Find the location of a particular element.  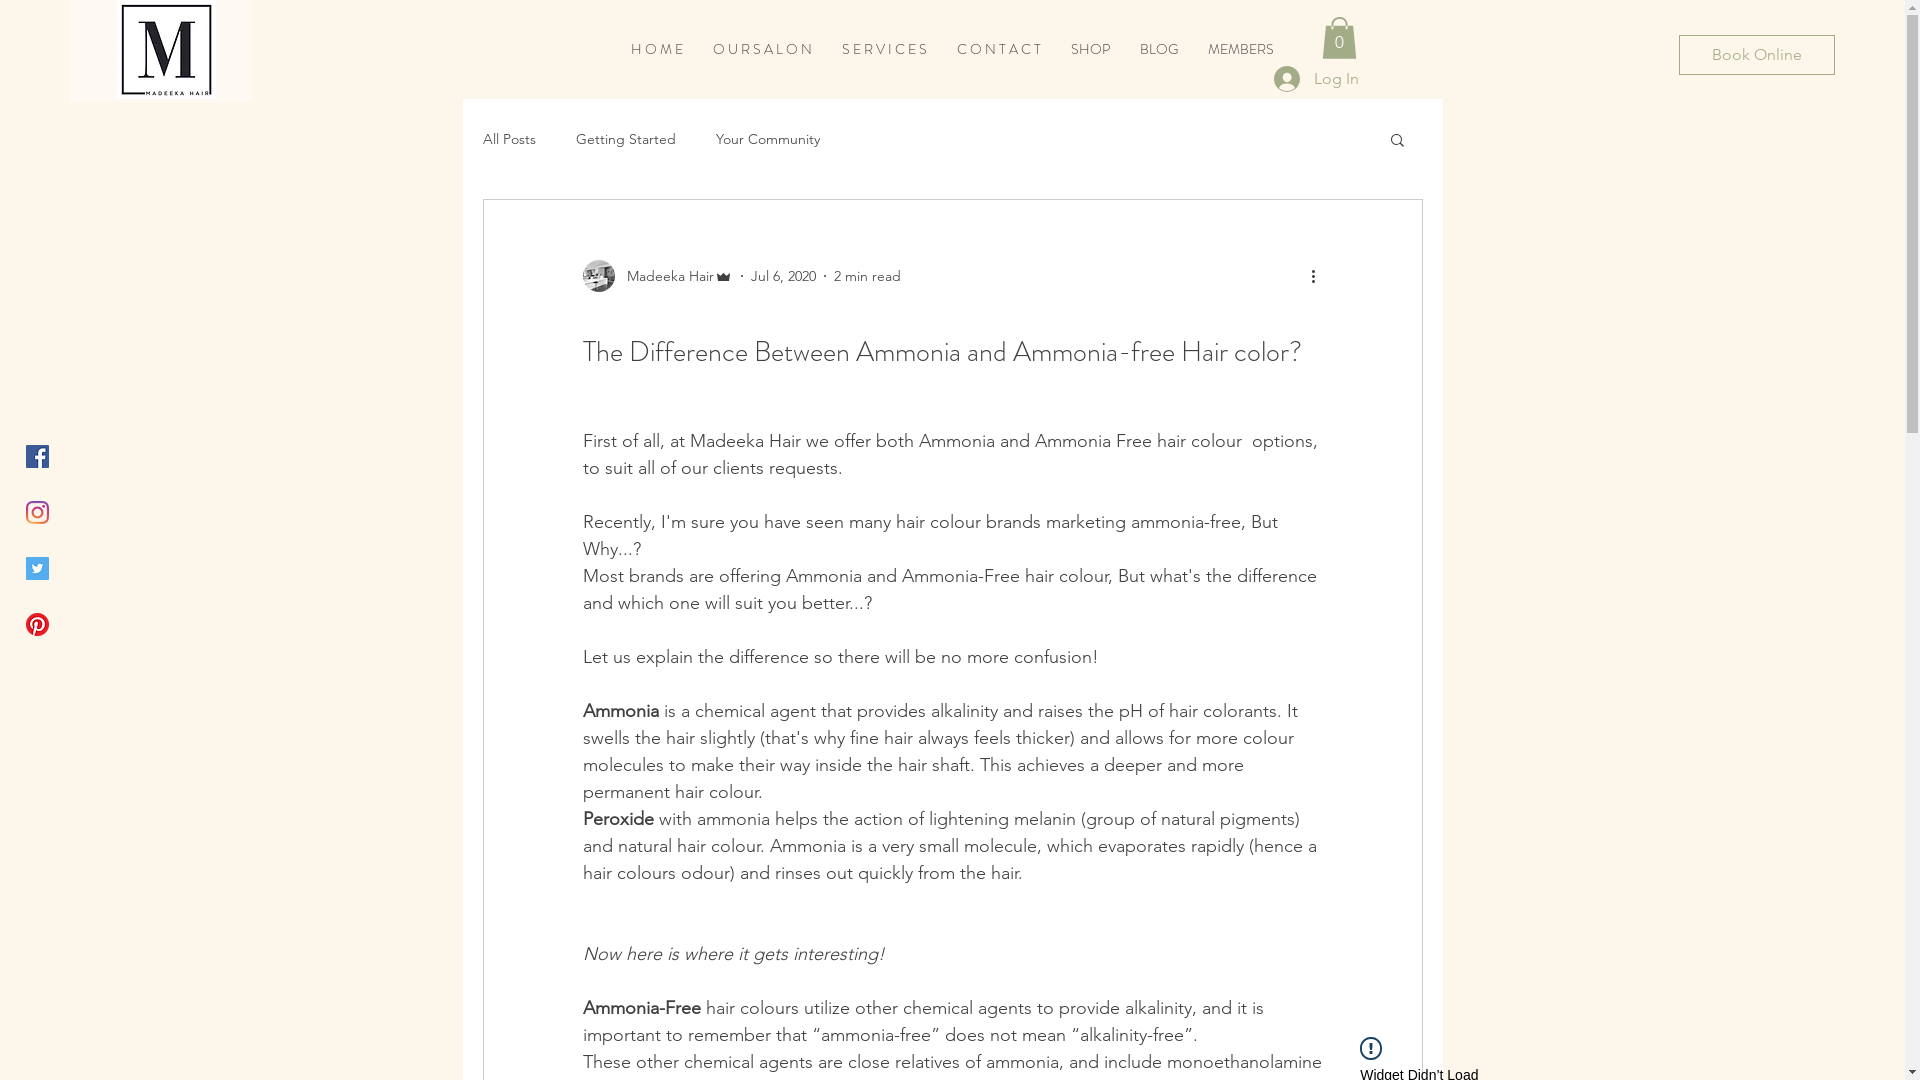

'MADEEKA HAIR_Full square black.jpg' is located at coordinates (166, 48).